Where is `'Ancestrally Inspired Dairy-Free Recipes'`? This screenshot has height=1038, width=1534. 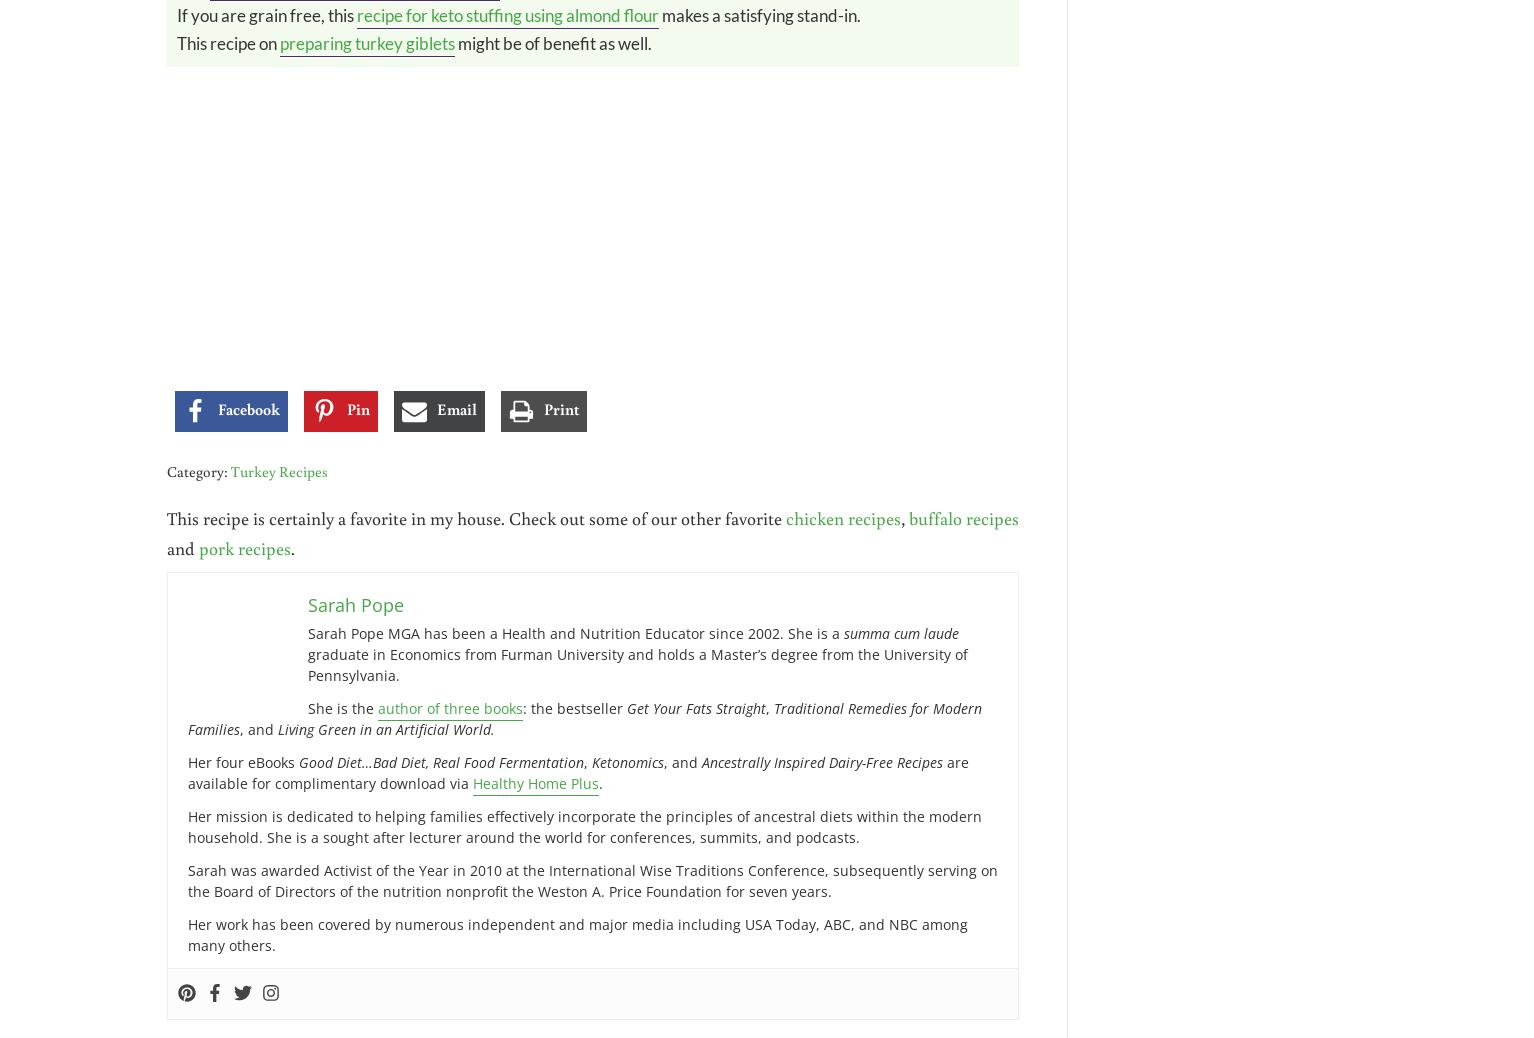 'Ancestrally Inspired Dairy-Free Recipes' is located at coordinates (822, 760).